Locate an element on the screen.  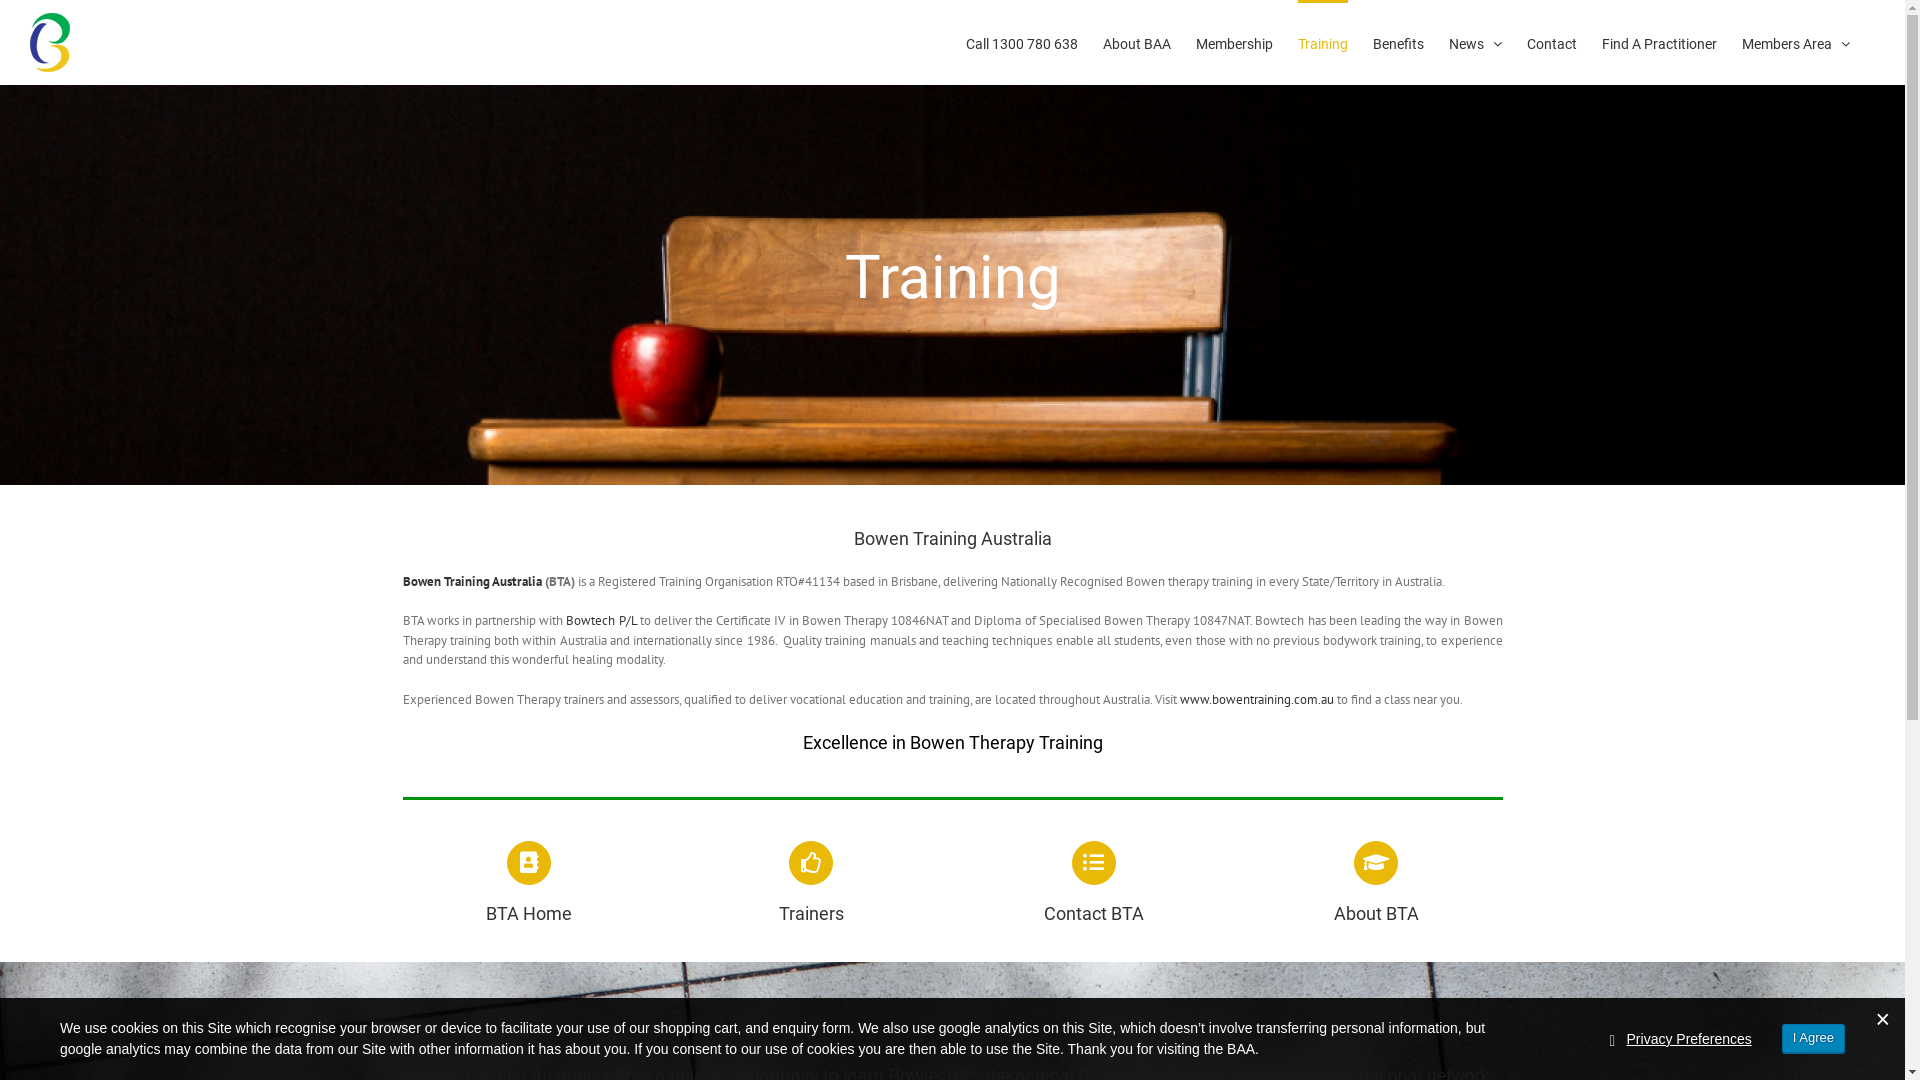
'Training' is located at coordinates (1323, 42).